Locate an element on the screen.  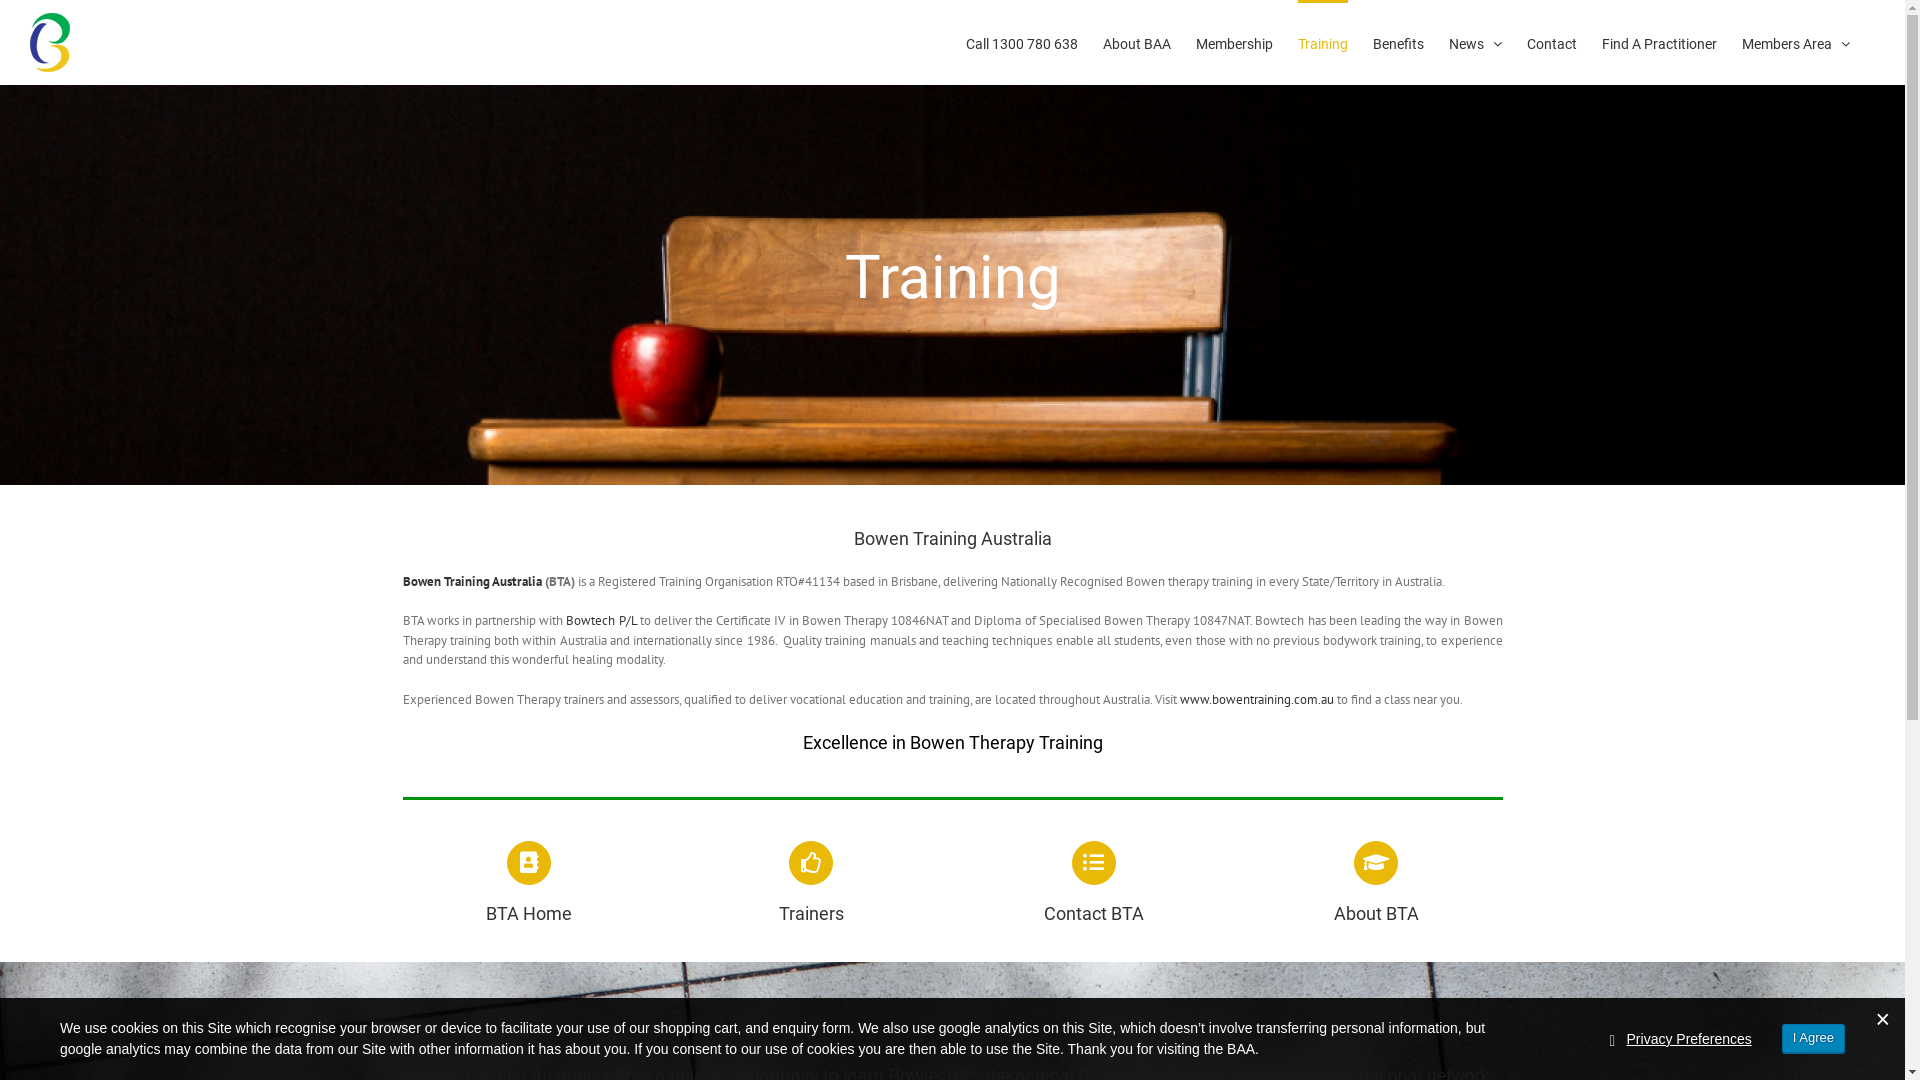
'Training' is located at coordinates (1323, 42).